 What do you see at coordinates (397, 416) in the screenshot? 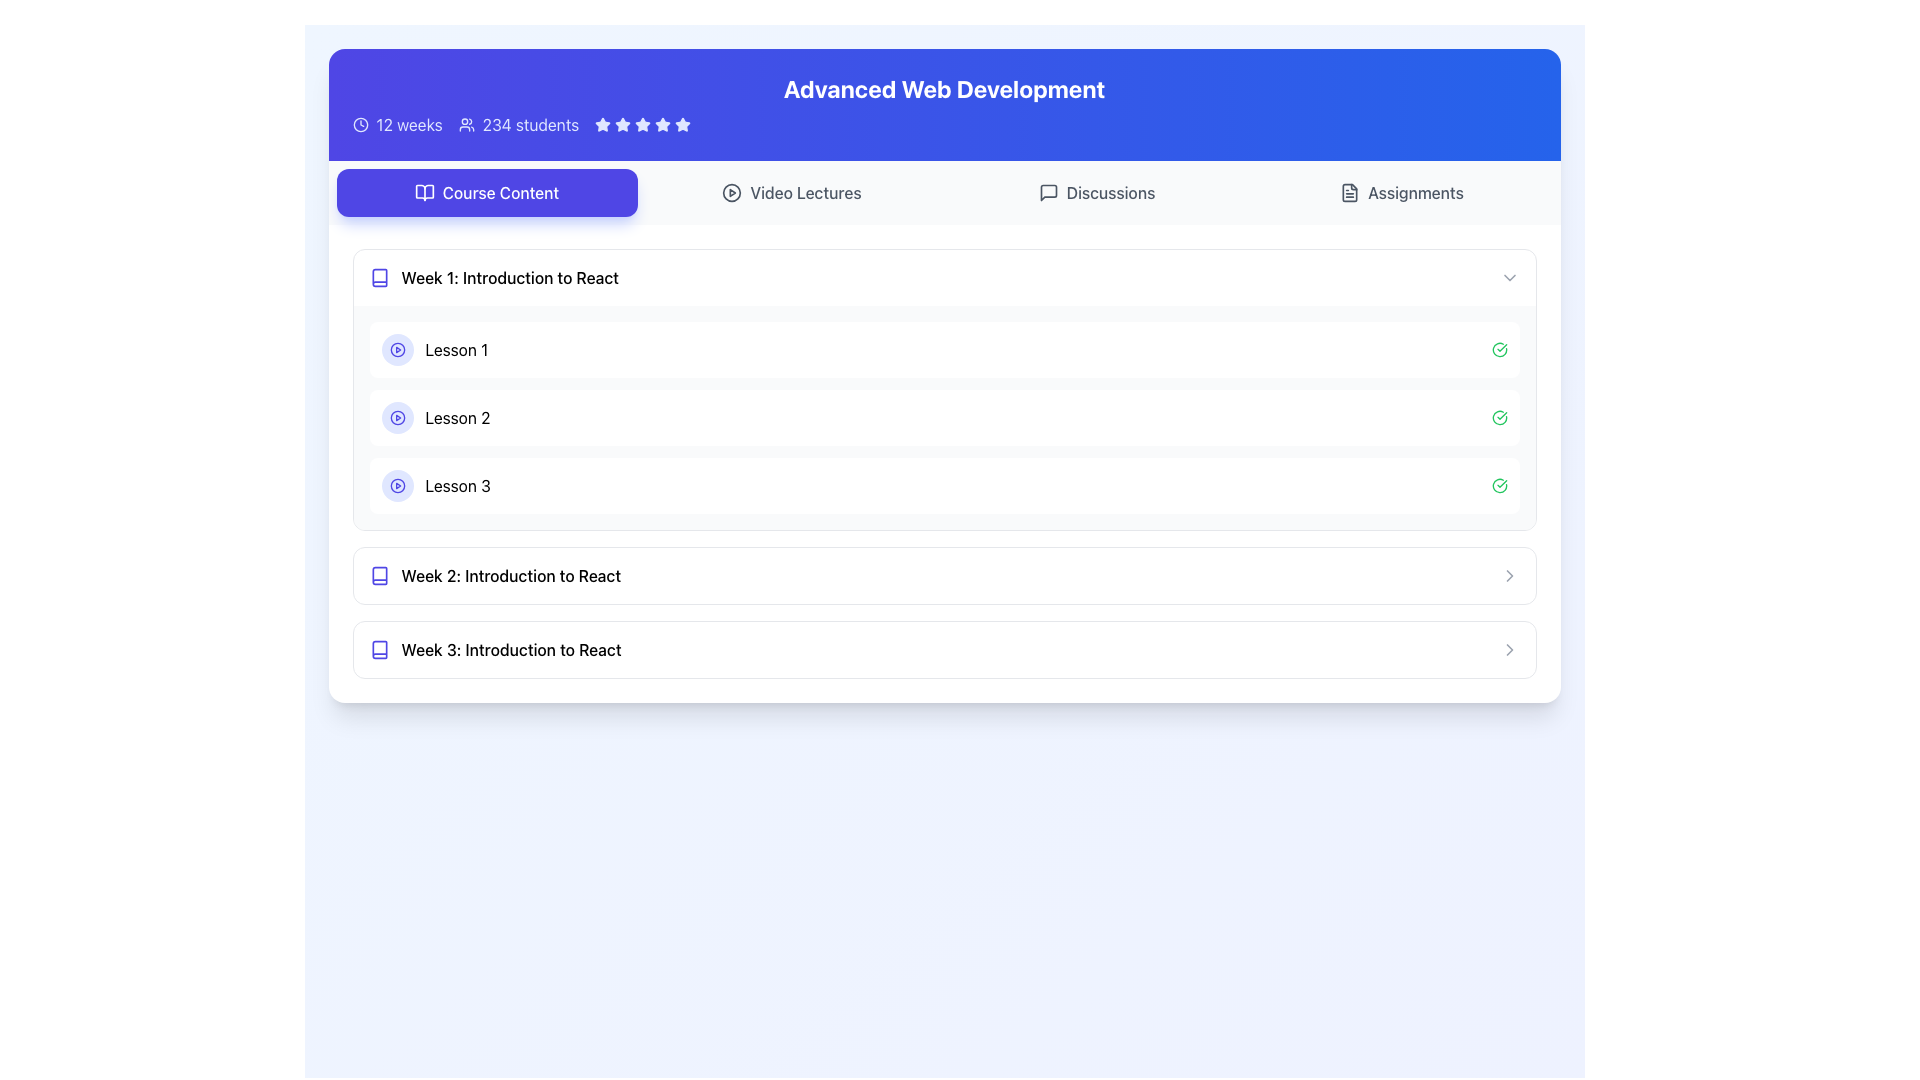
I see `the circular blue play icon with a triangle symbol inside it, located in the second lesson item under 'Week 1: Introduction to React', to play the associated media` at bounding box center [397, 416].